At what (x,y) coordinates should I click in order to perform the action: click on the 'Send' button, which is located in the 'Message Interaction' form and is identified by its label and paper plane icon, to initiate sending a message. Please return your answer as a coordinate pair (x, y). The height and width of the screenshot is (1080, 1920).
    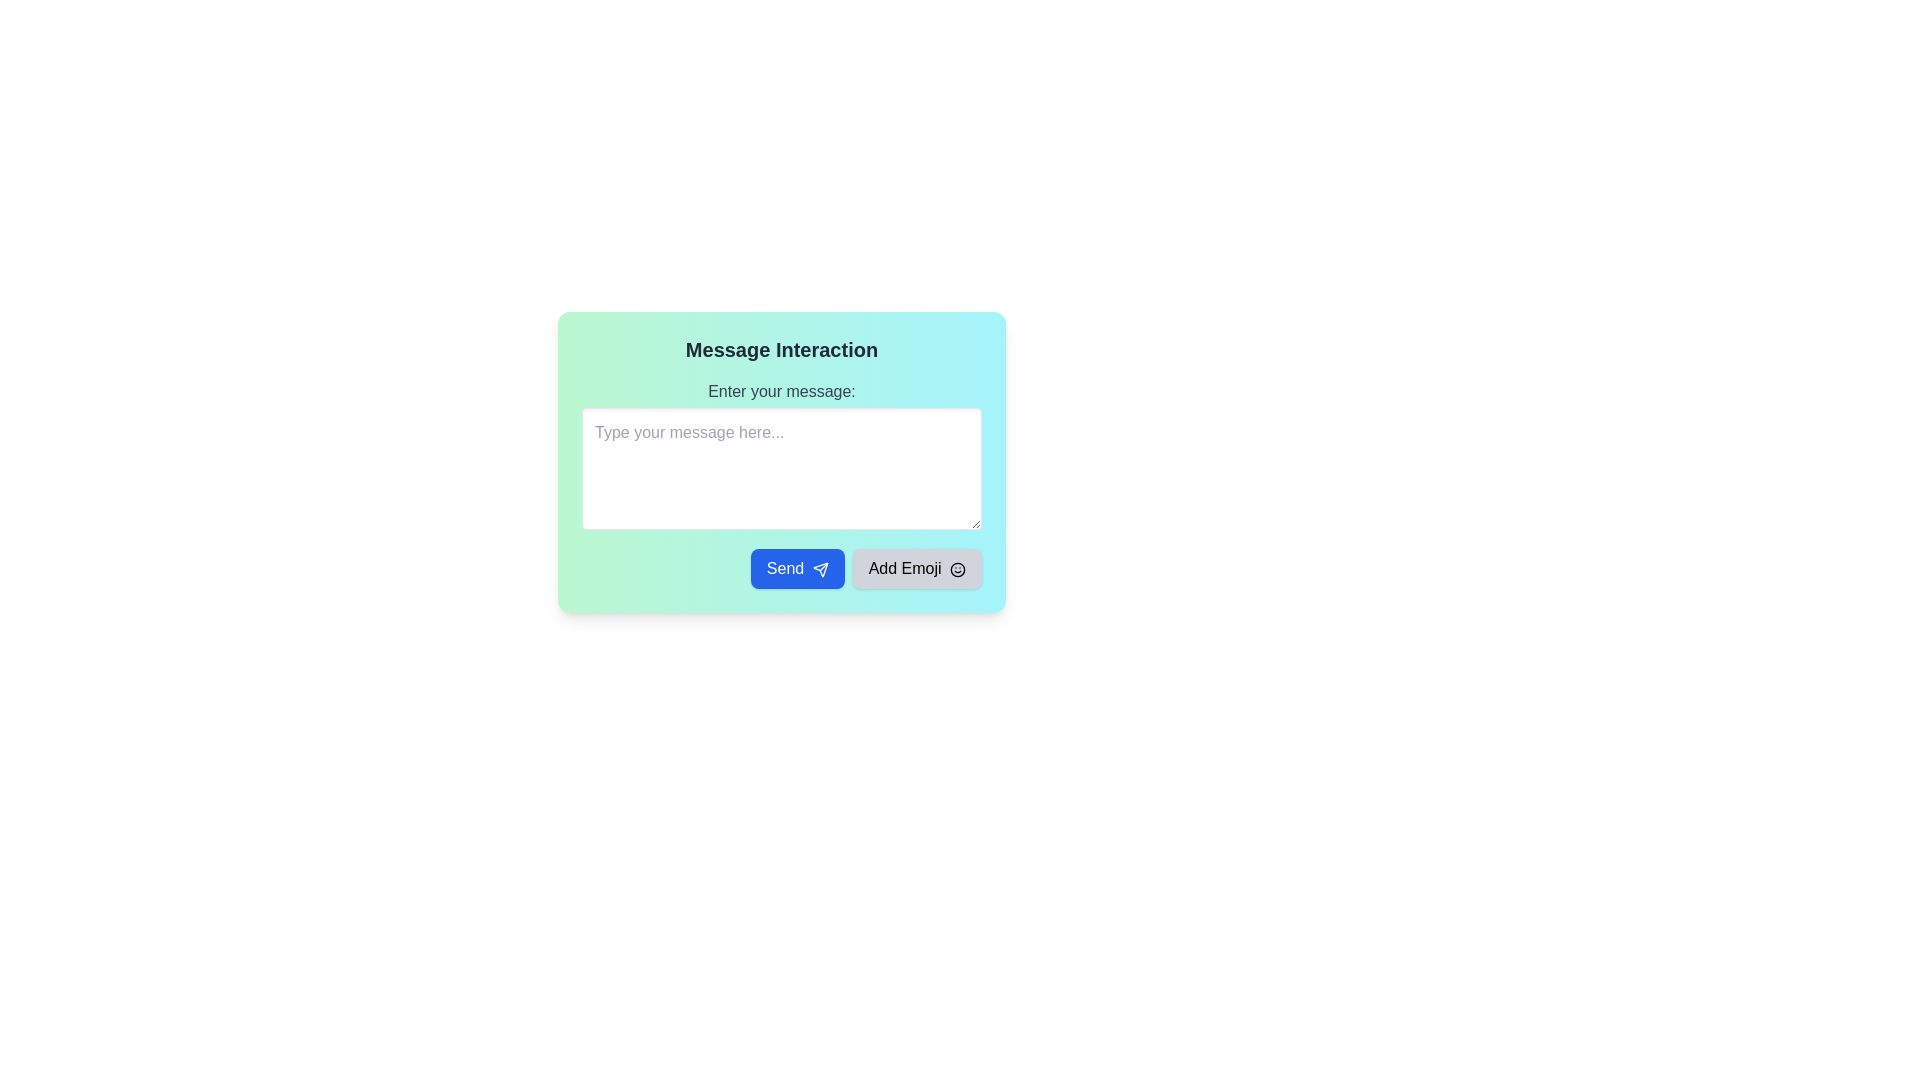
    Looking at the image, I should click on (796, 569).